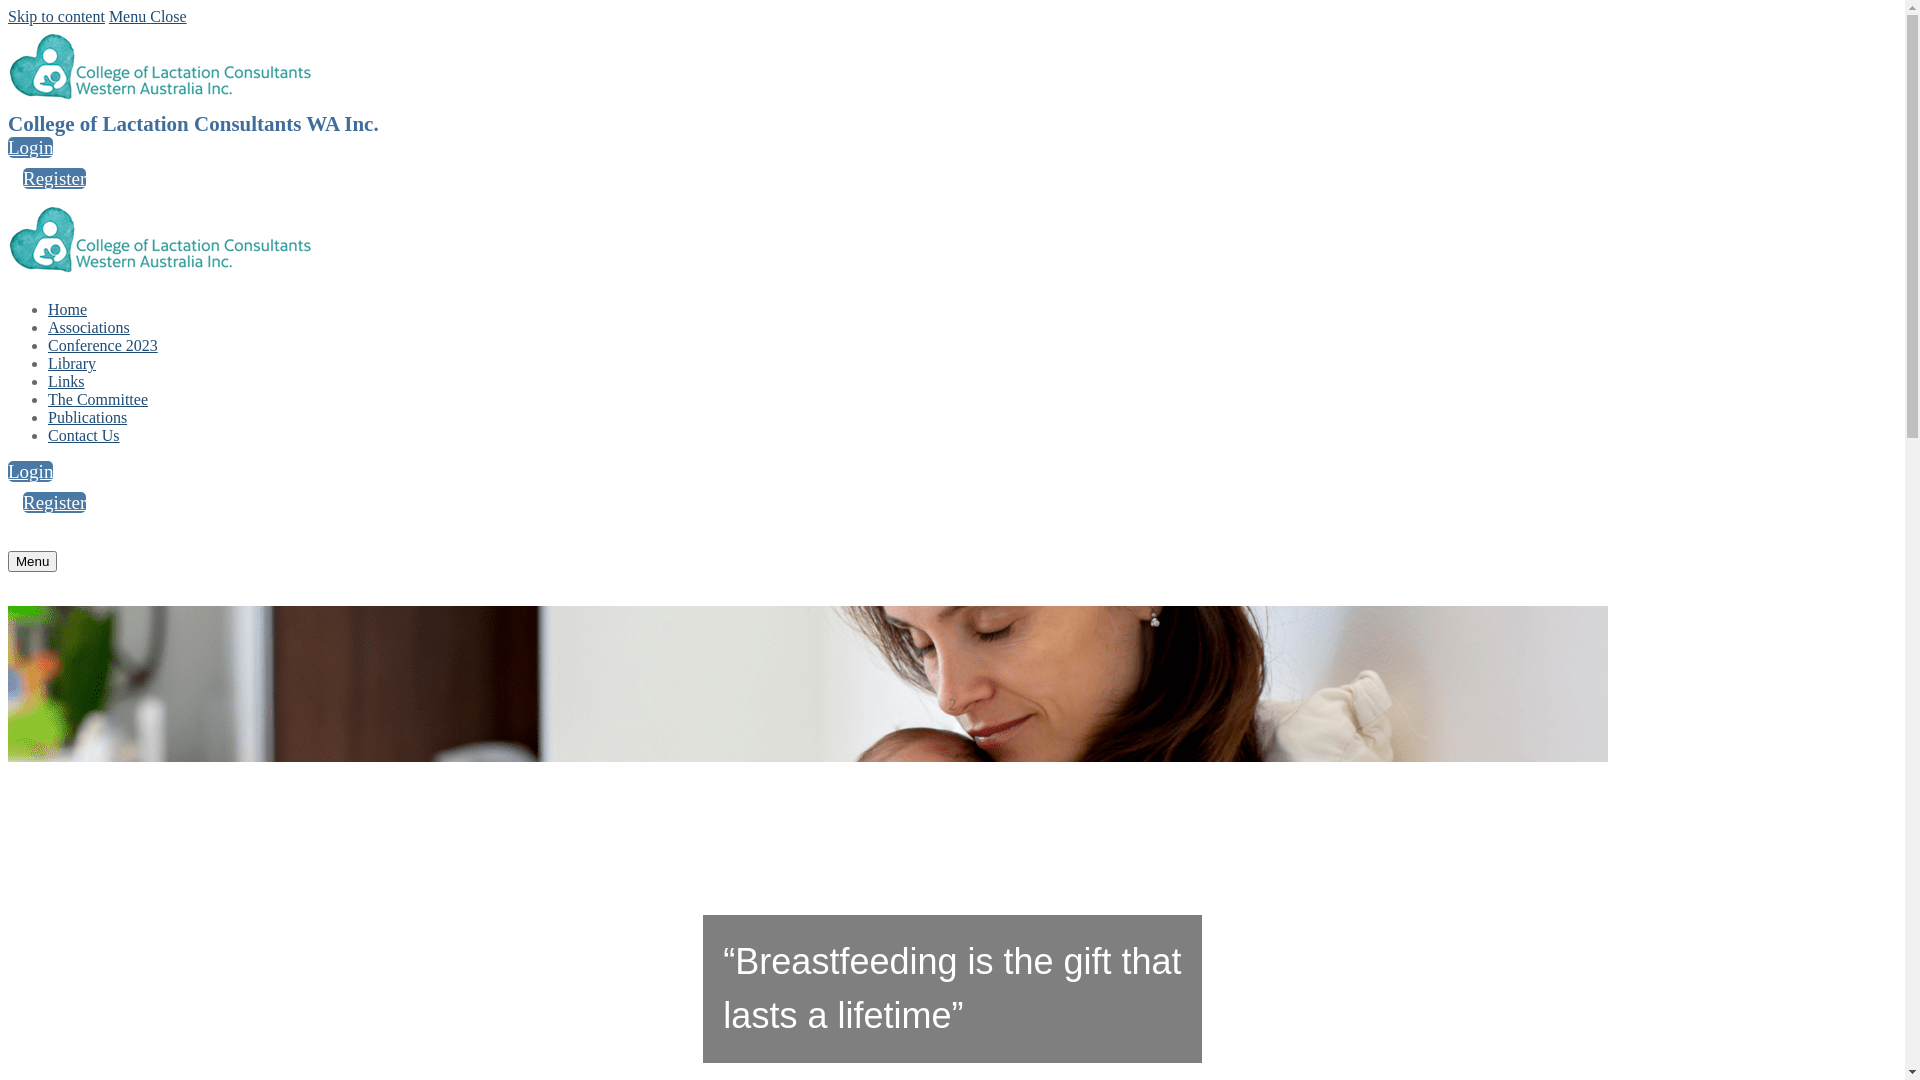 The image size is (1920, 1080). What do you see at coordinates (86, 416) in the screenshot?
I see `'Publications'` at bounding box center [86, 416].